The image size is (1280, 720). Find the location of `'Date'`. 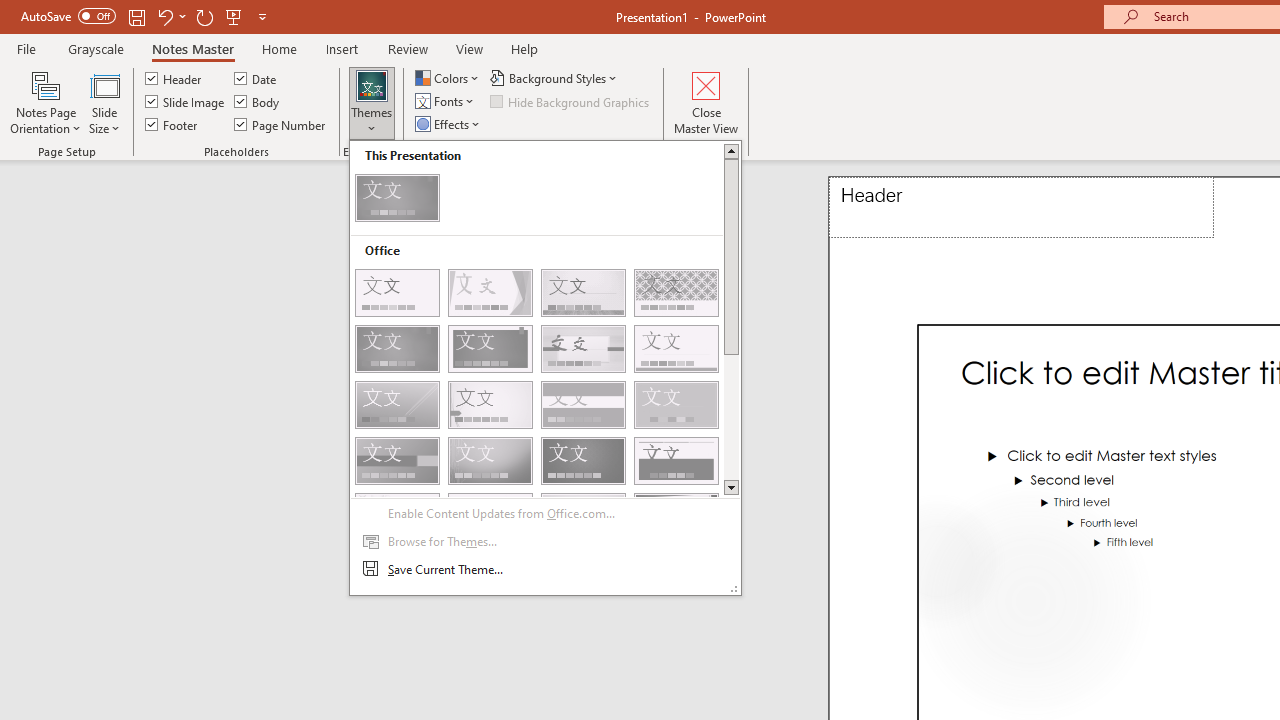

'Date' is located at coordinates (255, 77).